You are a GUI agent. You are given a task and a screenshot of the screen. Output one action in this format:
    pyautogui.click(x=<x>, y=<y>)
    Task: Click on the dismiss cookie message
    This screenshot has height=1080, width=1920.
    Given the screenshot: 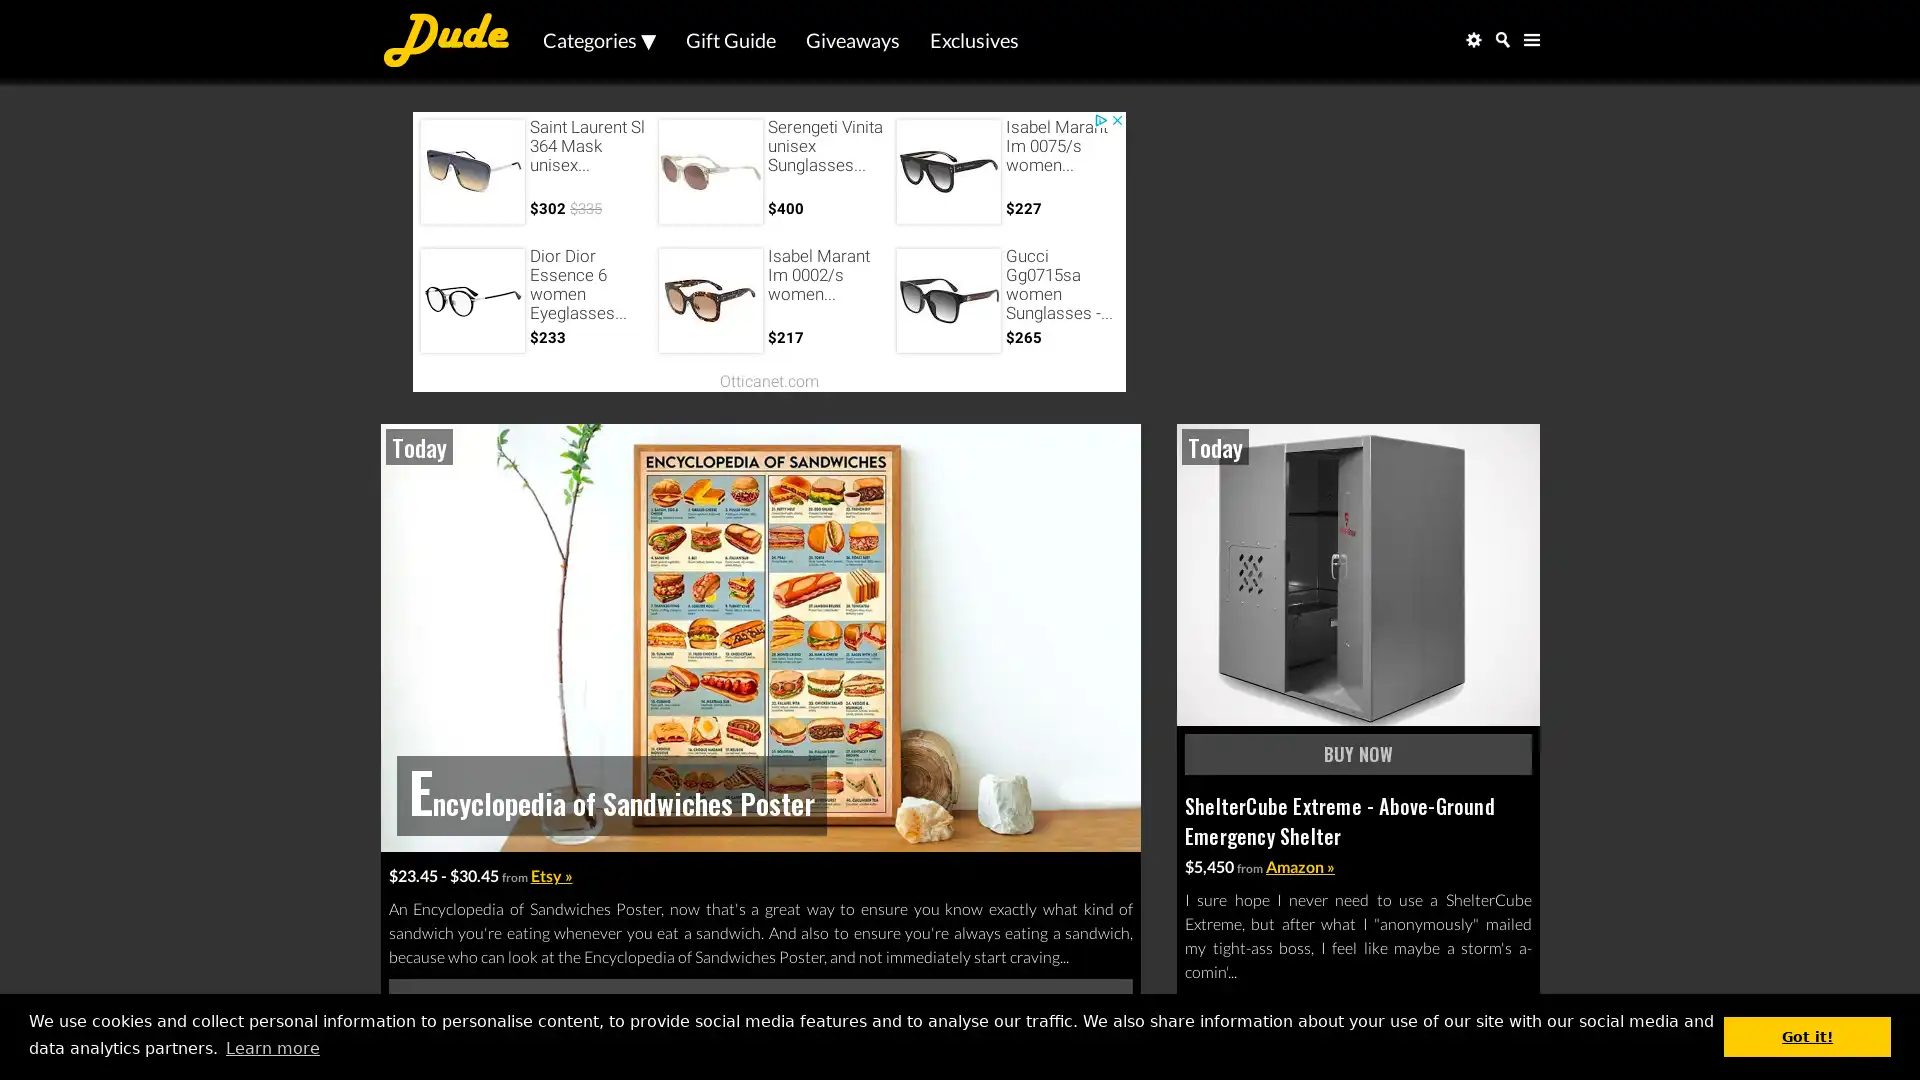 What is the action you would take?
    pyautogui.click(x=1807, y=1035)
    